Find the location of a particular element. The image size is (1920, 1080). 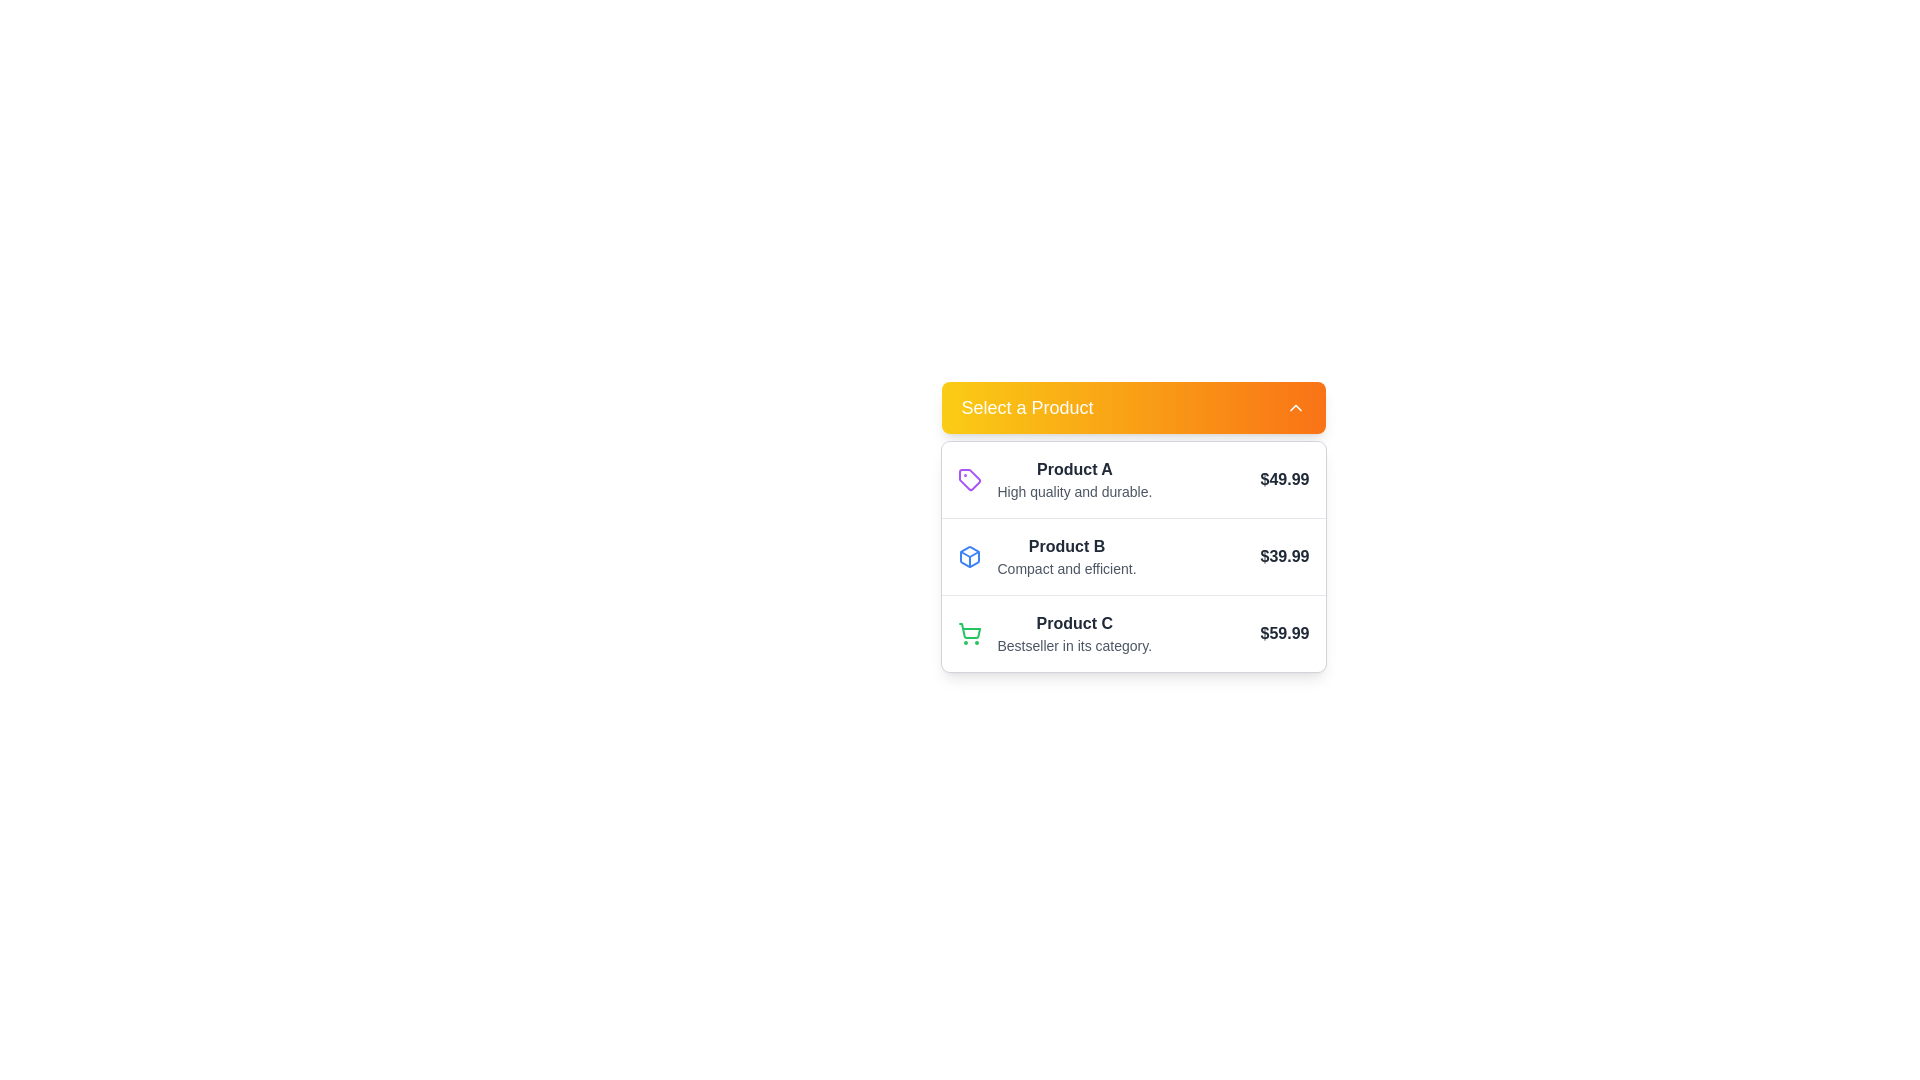

the last item is located at coordinates (1133, 633).